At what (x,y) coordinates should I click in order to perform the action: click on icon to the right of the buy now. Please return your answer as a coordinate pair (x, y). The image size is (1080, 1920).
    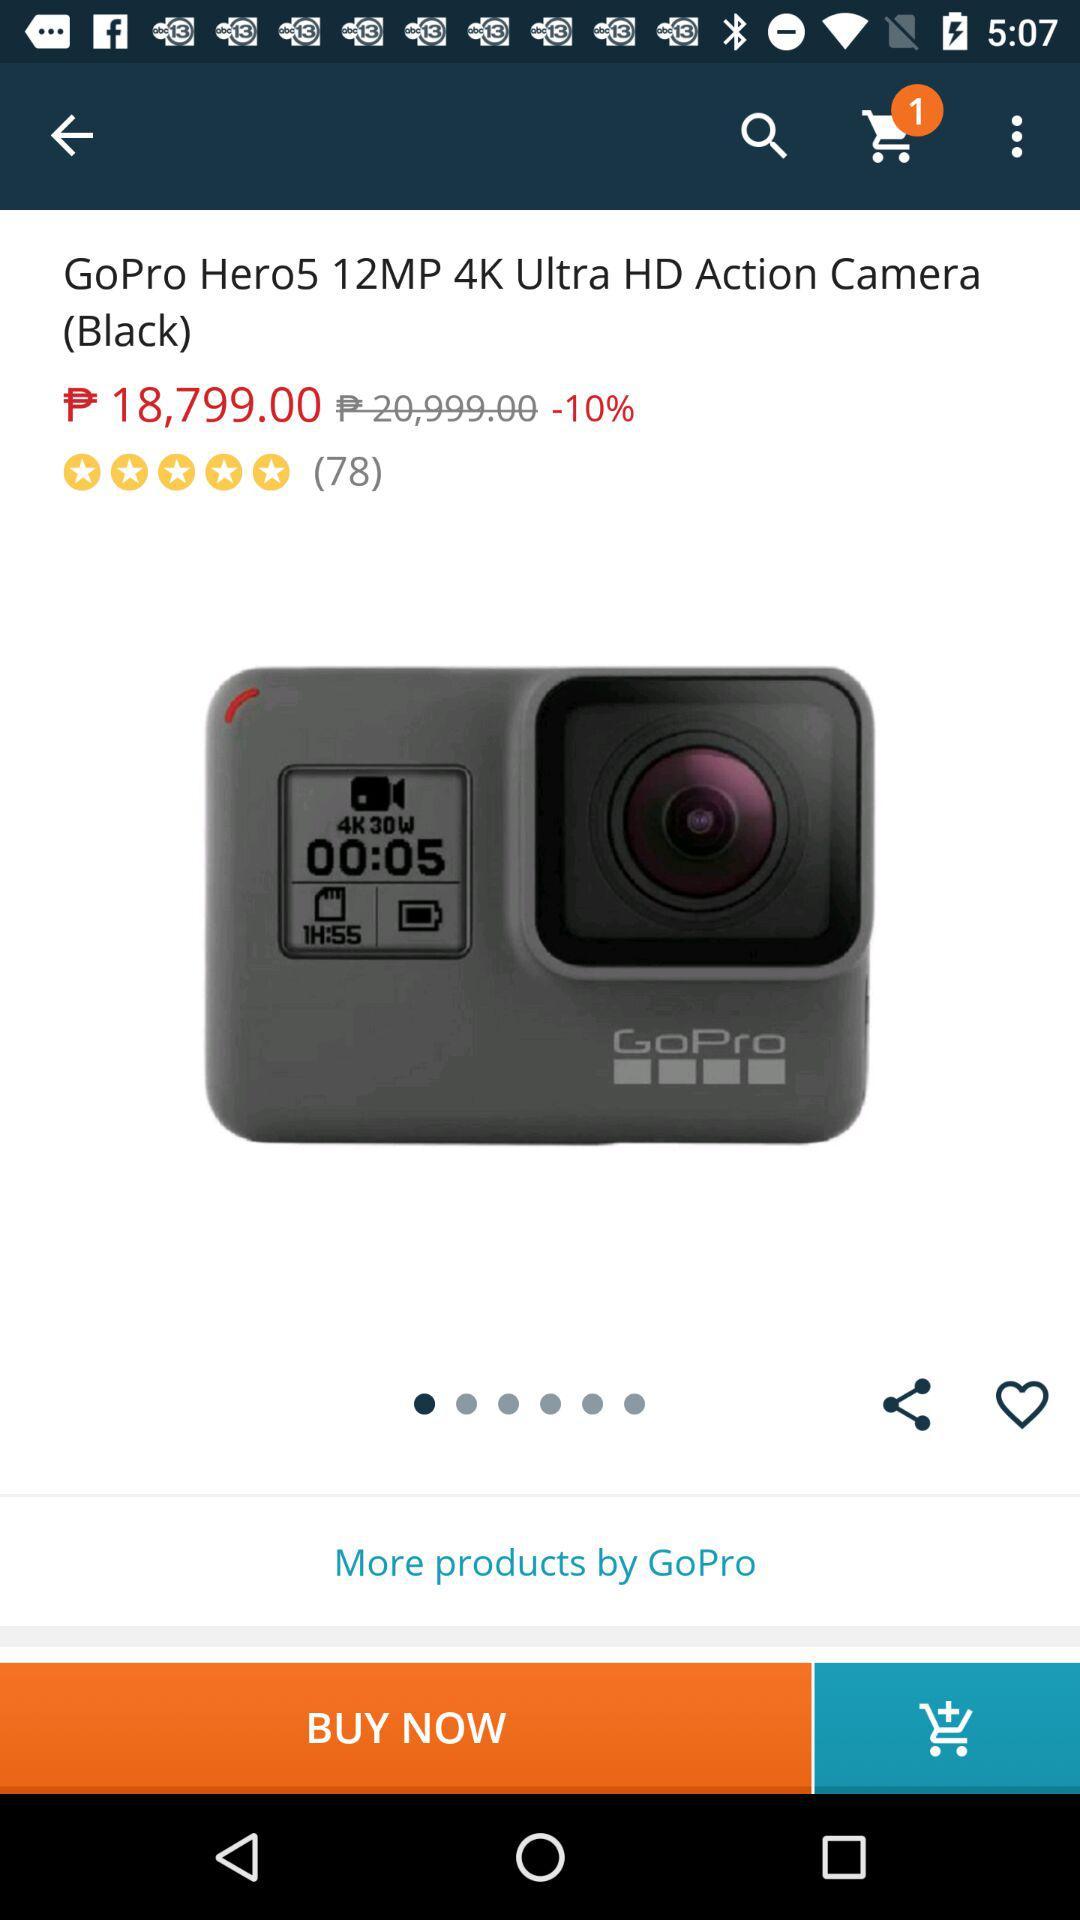
    Looking at the image, I should click on (946, 1727).